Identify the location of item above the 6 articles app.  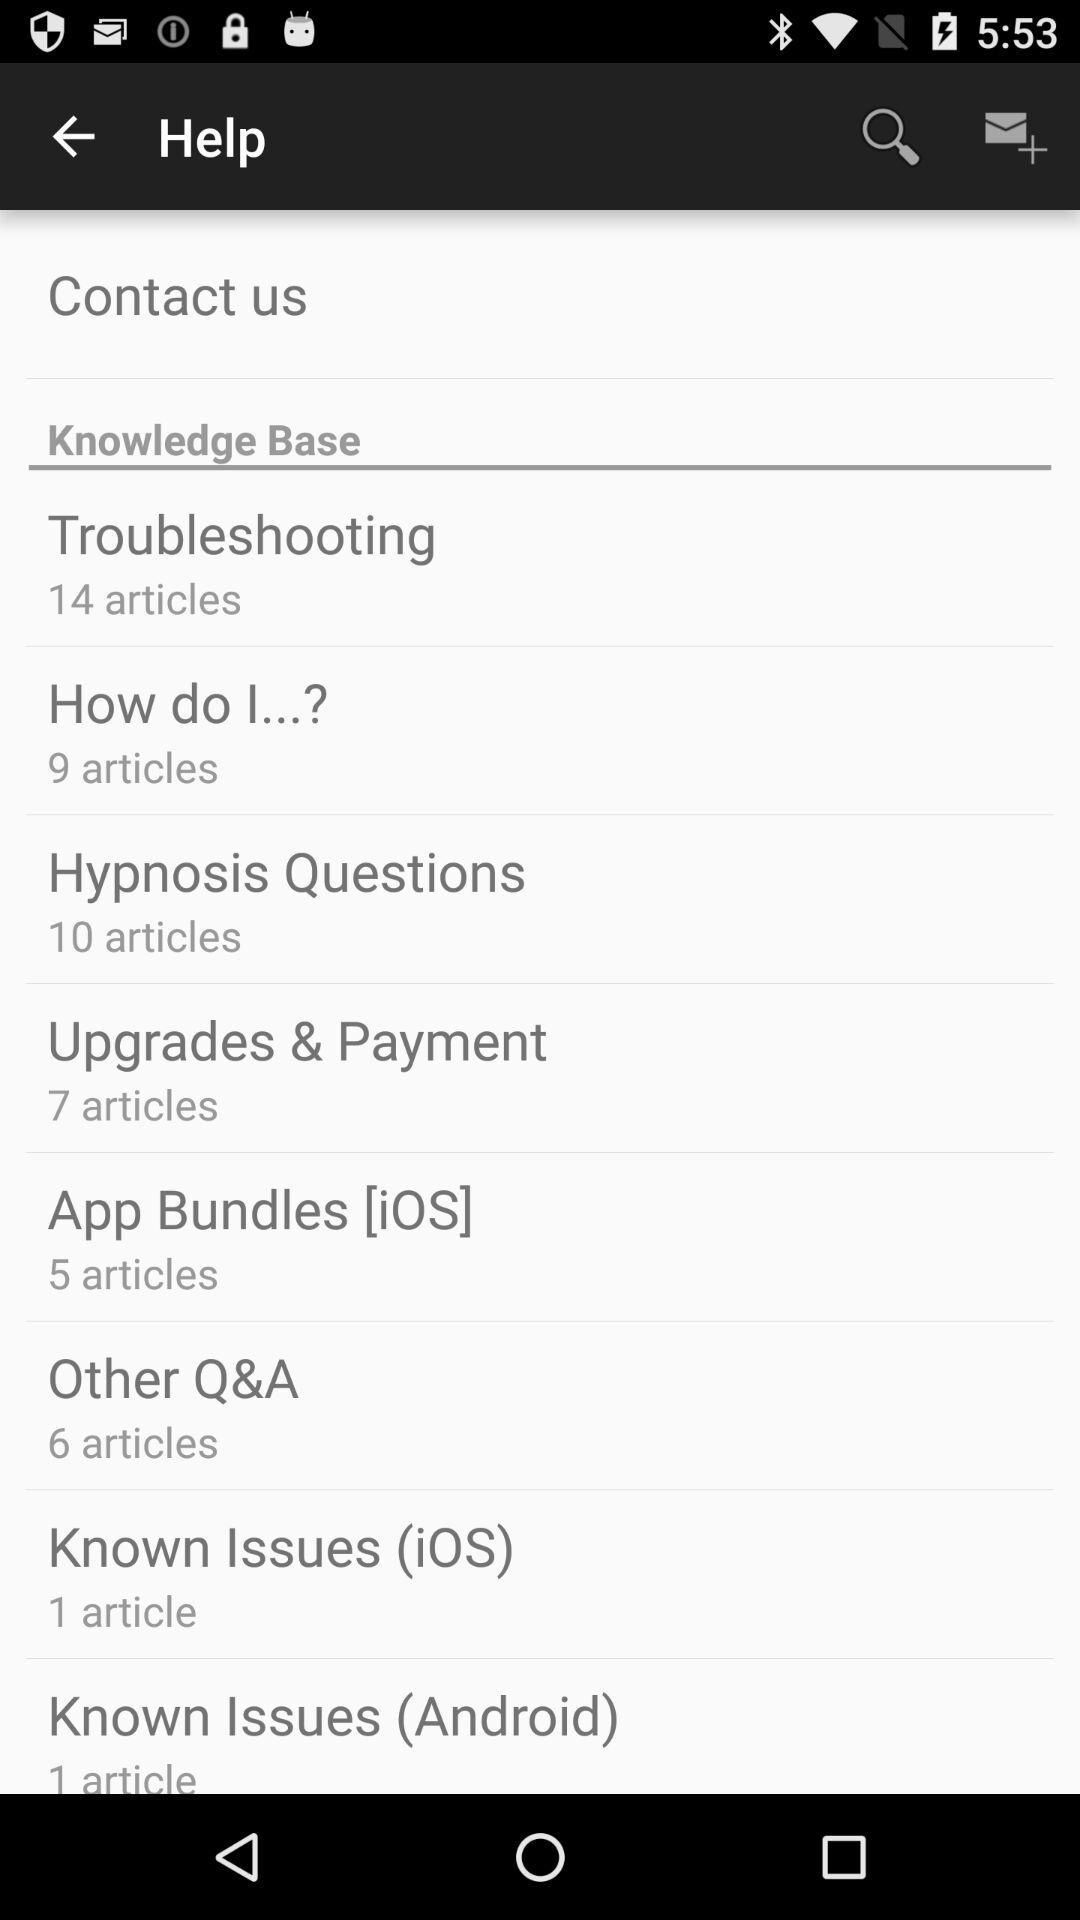
(172, 1375).